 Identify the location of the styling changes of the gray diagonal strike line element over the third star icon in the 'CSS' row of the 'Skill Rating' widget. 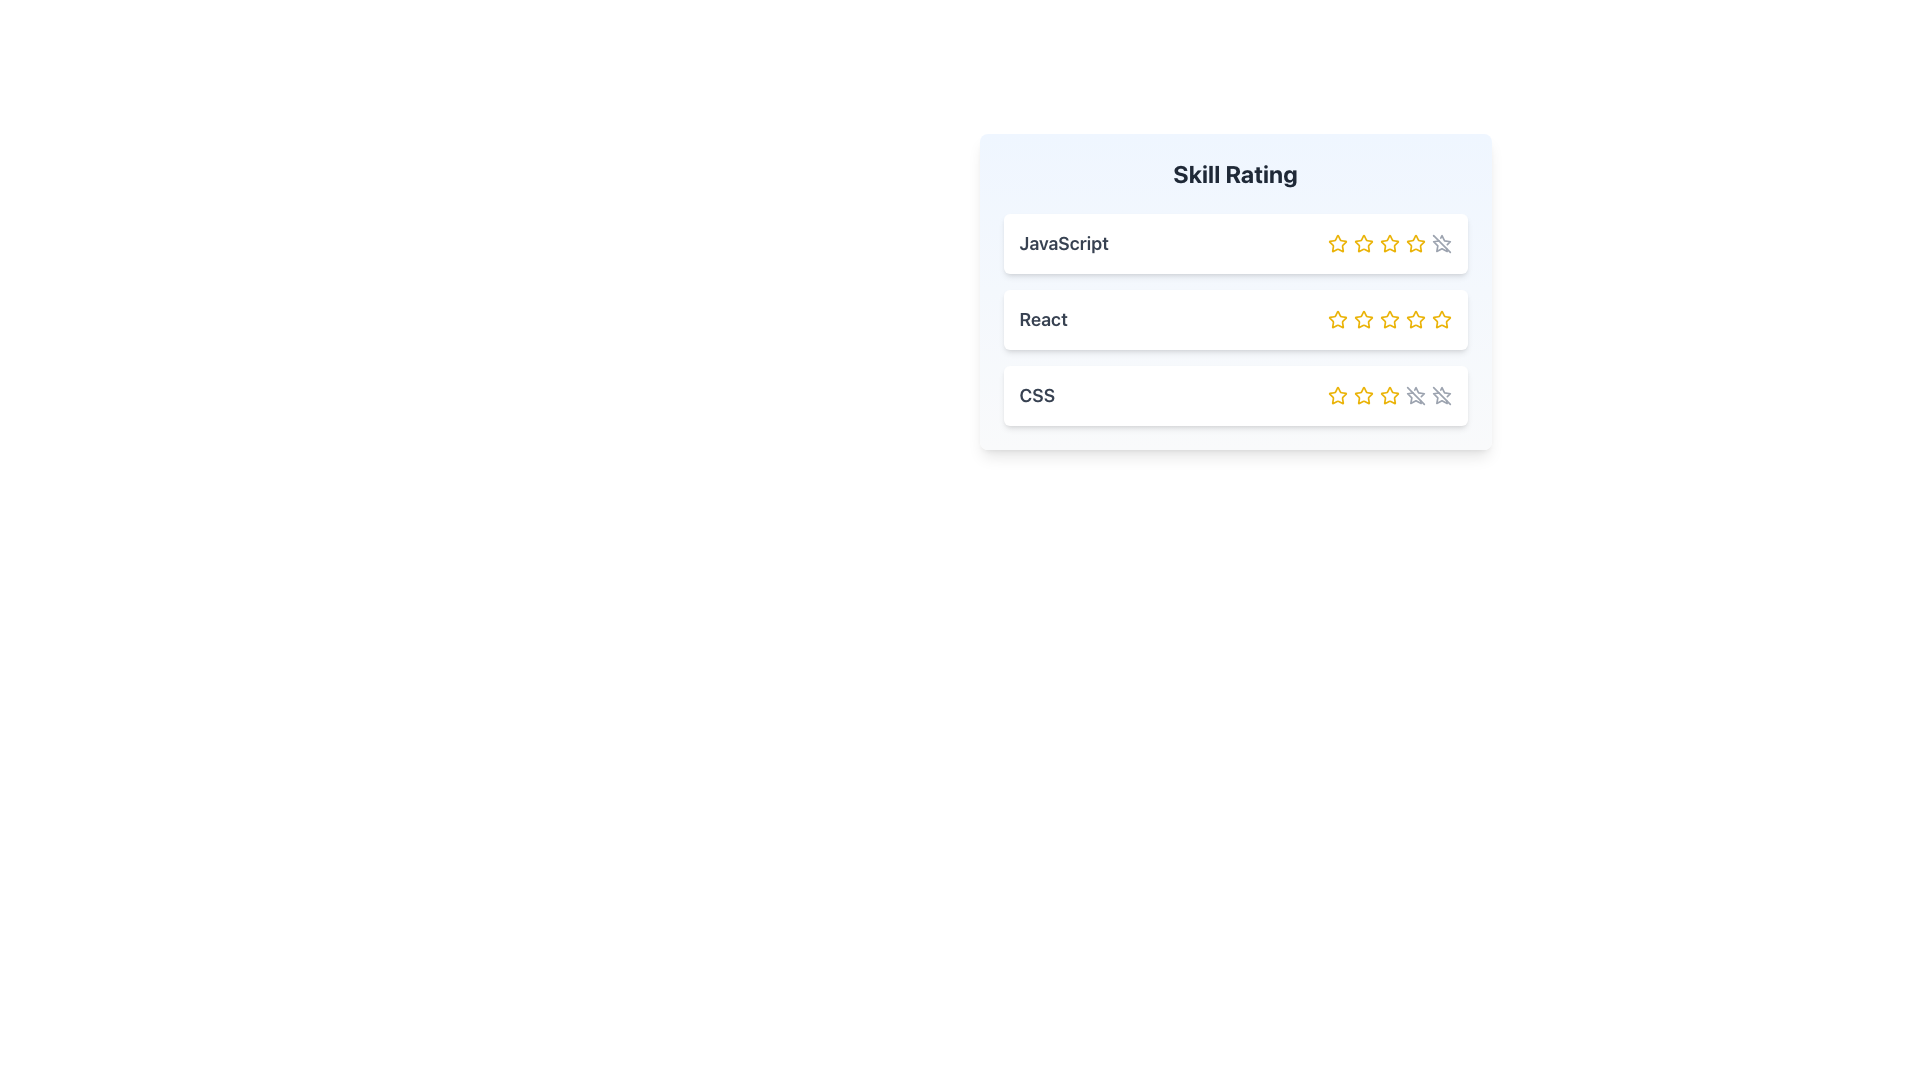
(1441, 396).